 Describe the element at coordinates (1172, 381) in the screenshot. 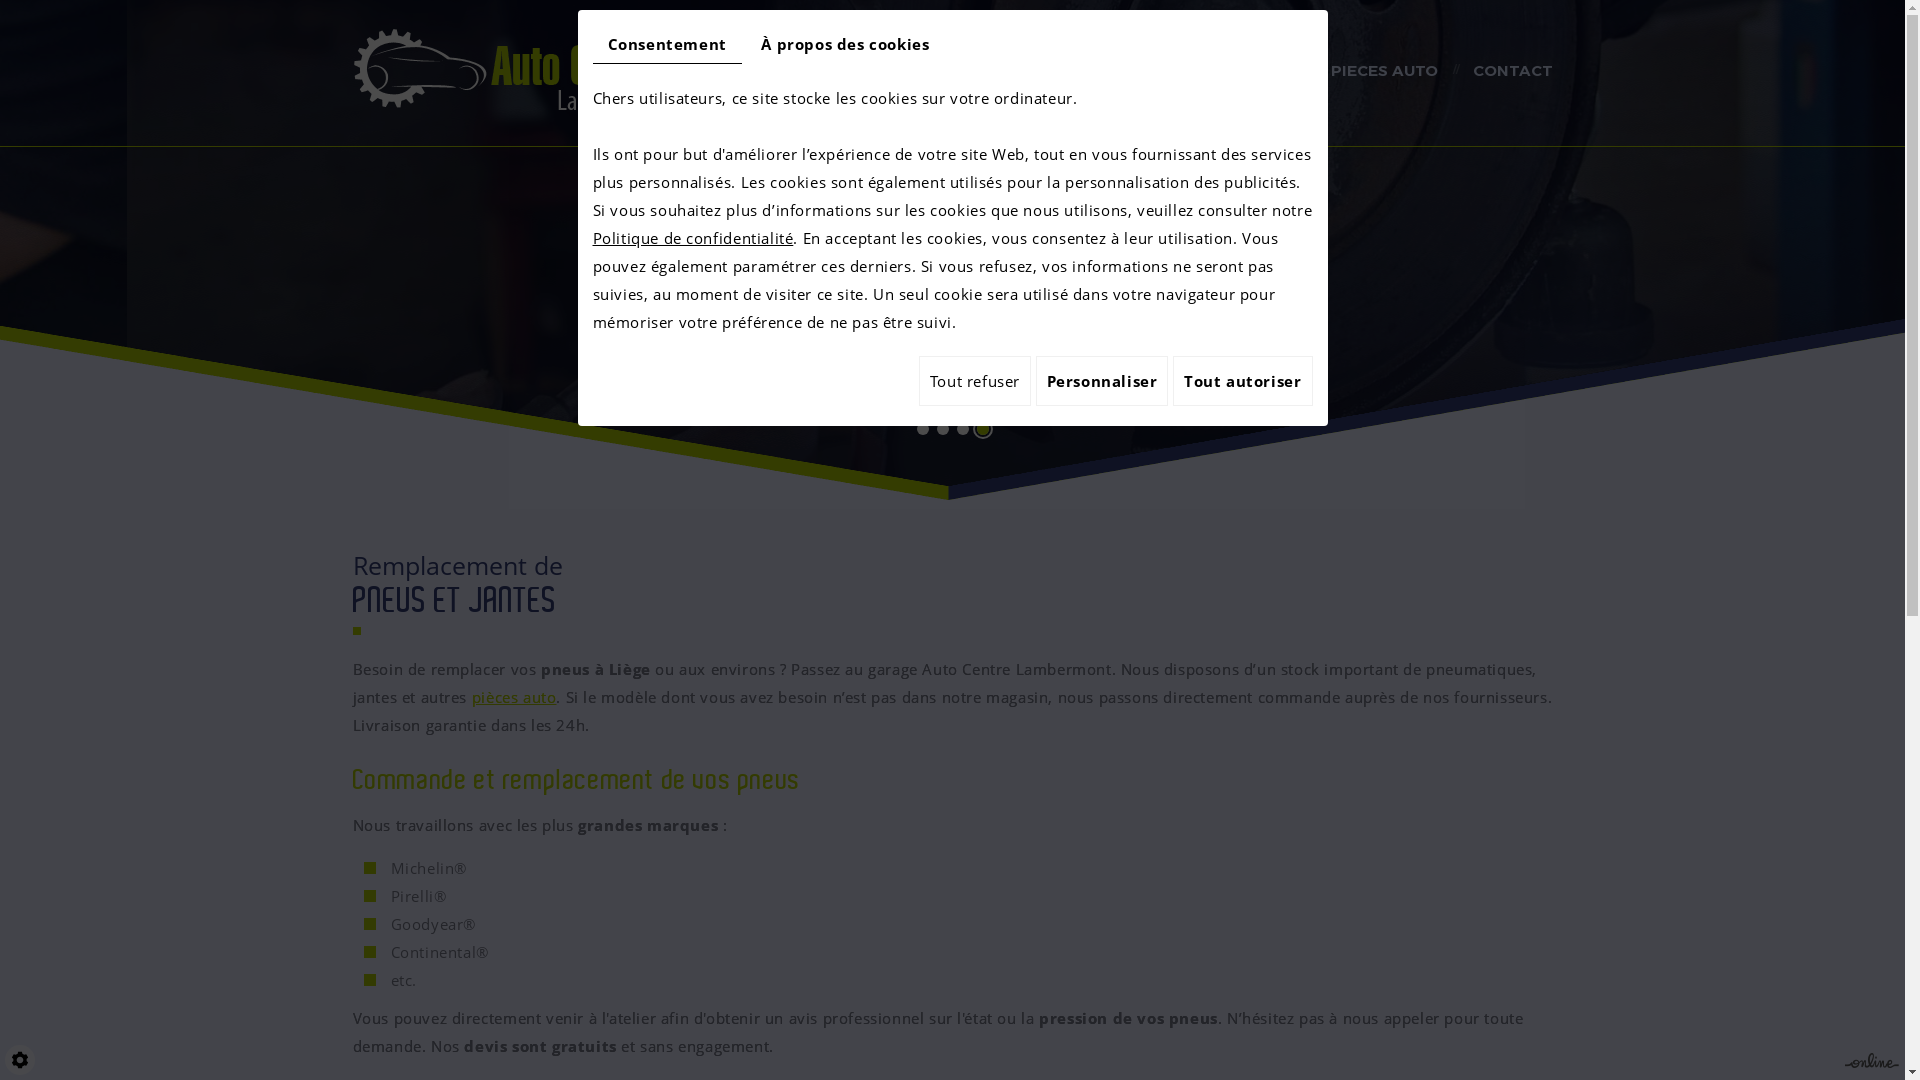

I see `'Tout autoriser'` at that location.